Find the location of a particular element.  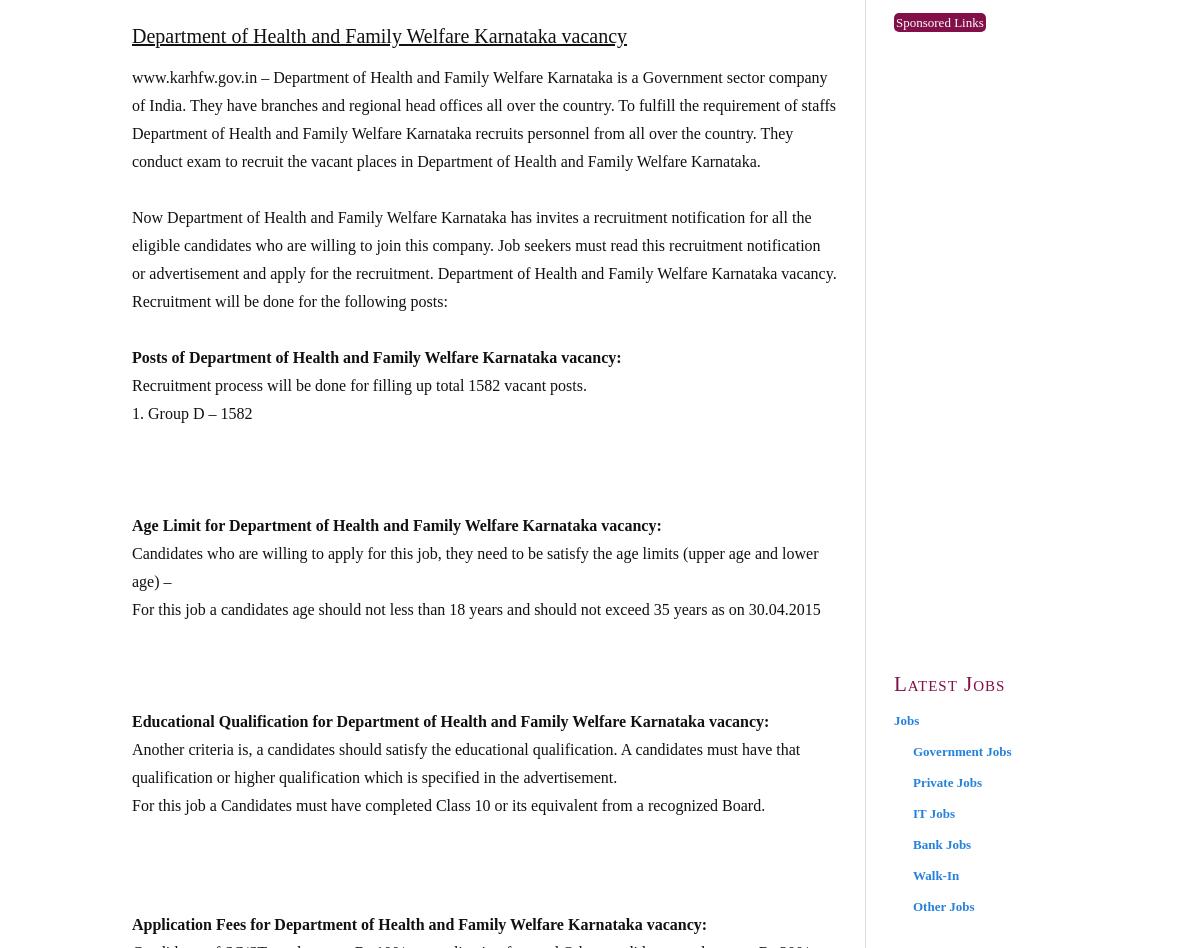

'Posts of Department of Health and Family Welfare Karnataka vacancy:' is located at coordinates (376, 356).